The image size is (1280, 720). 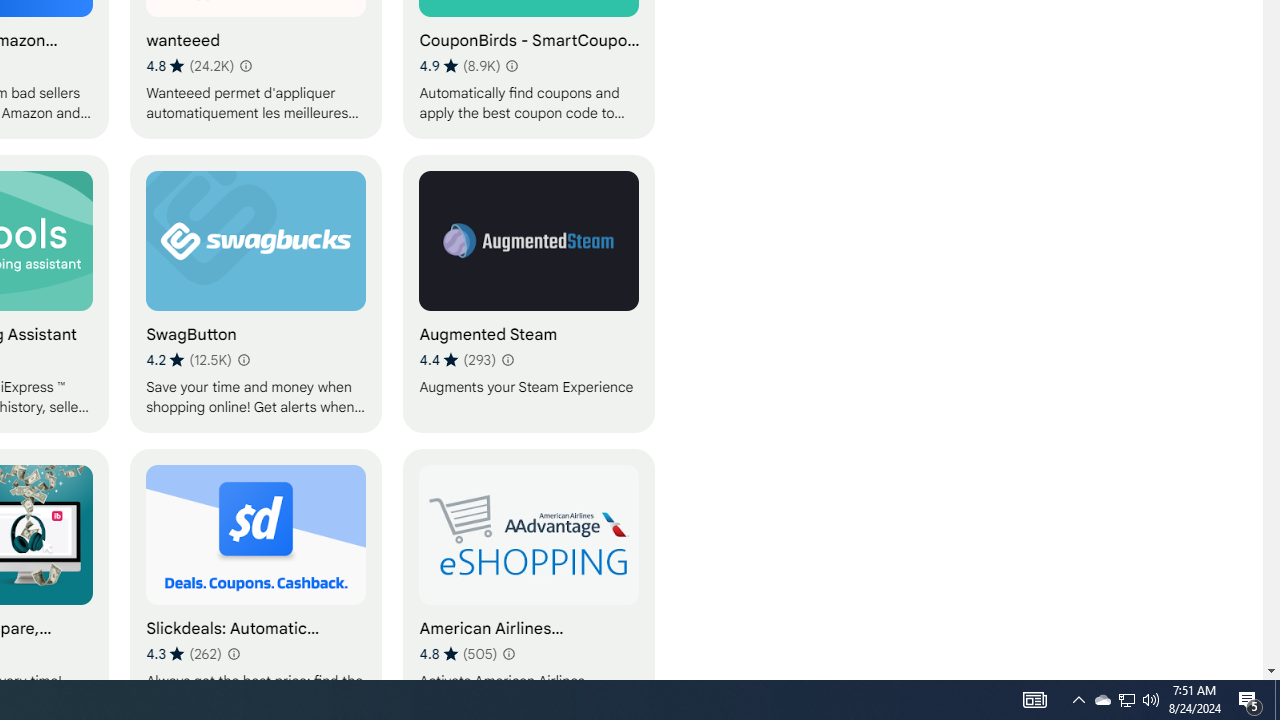 What do you see at coordinates (190, 65) in the screenshot?
I see `'Average rating 4.8 out of 5 stars. 24.2K ratings.'` at bounding box center [190, 65].